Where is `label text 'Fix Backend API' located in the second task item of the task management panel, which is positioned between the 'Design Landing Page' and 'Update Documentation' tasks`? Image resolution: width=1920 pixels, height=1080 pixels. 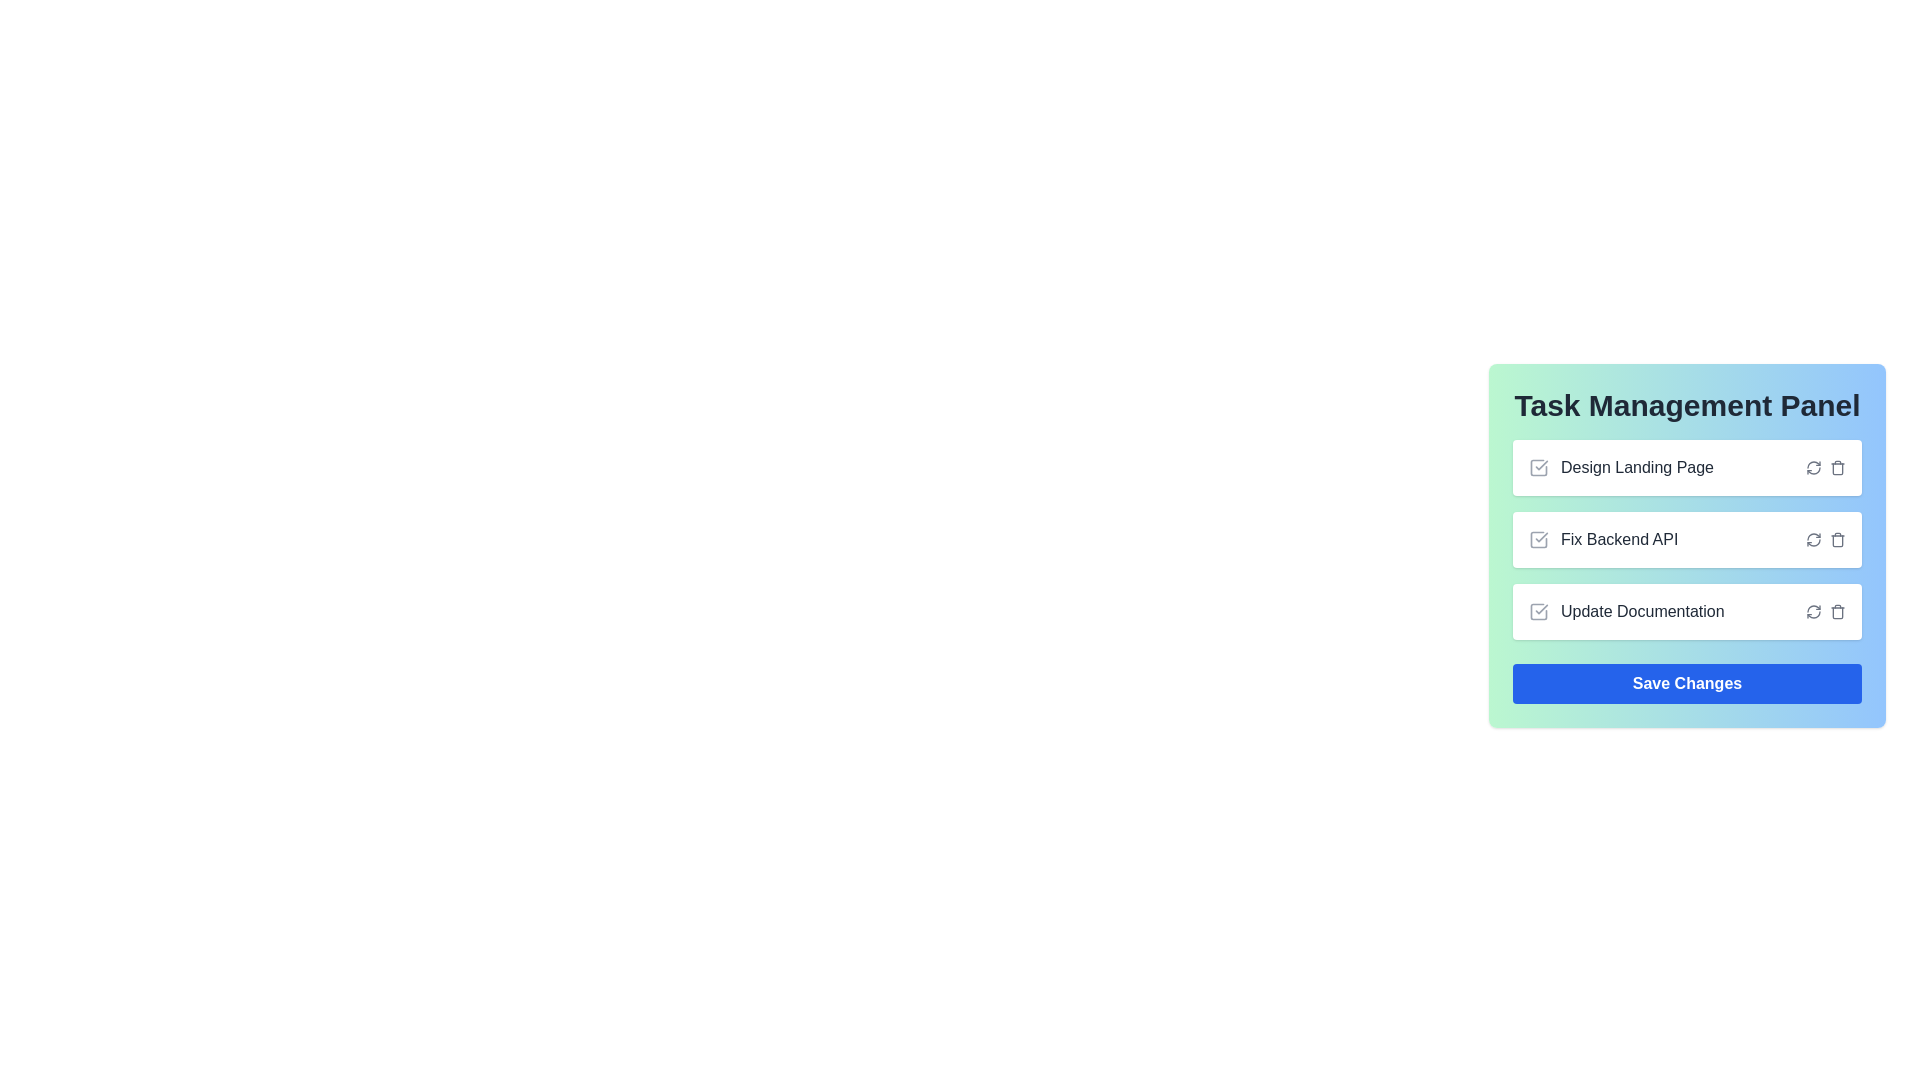
label text 'Fix Backend API' located in the second task item of the task management panel, which is positioned between the 'Design Landing Page' and 'Update Documentation' tasks is located at coordinates (1619, 540).